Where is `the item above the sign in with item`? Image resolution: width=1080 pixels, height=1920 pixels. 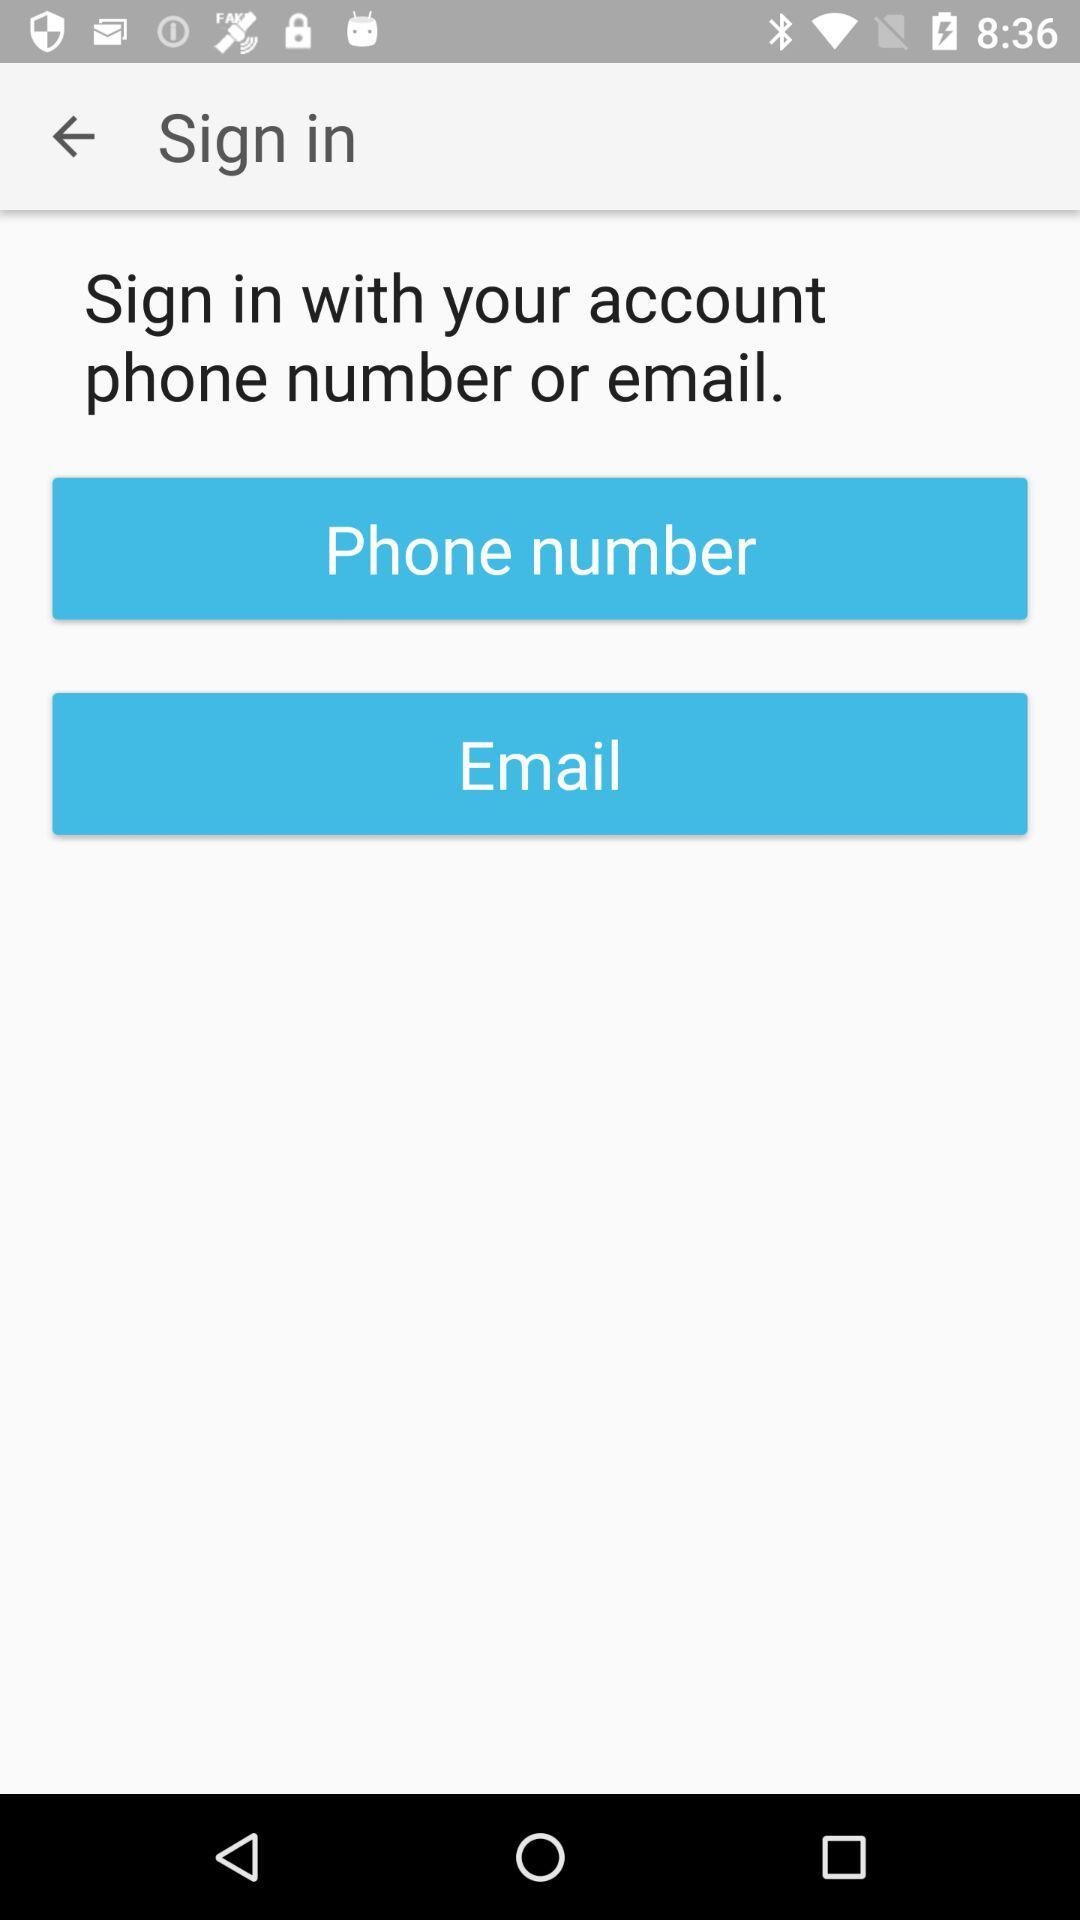 the item above the sign in with item is located at coordinates (72, 135).